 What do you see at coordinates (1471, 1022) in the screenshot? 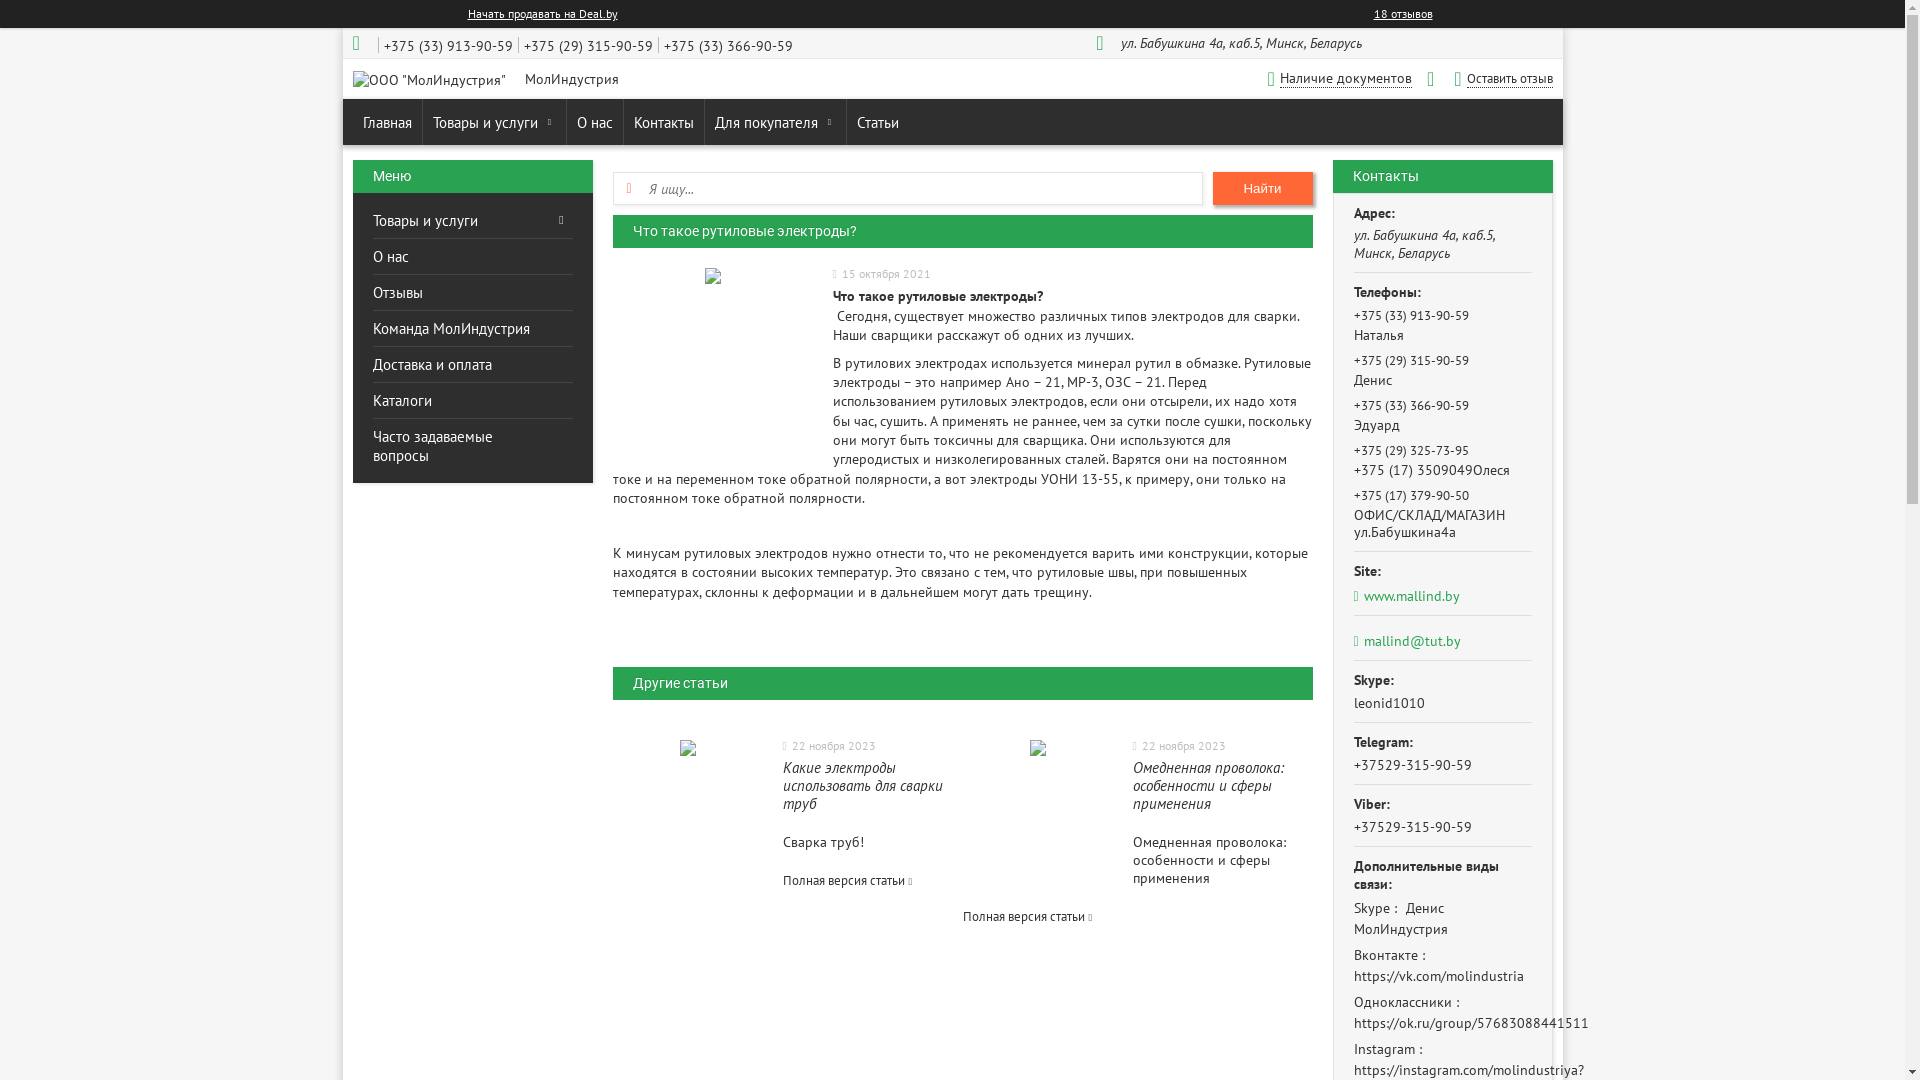
I see `'https://ok.ru/group/57683088441511'` at bounding box center [1471, 1022].